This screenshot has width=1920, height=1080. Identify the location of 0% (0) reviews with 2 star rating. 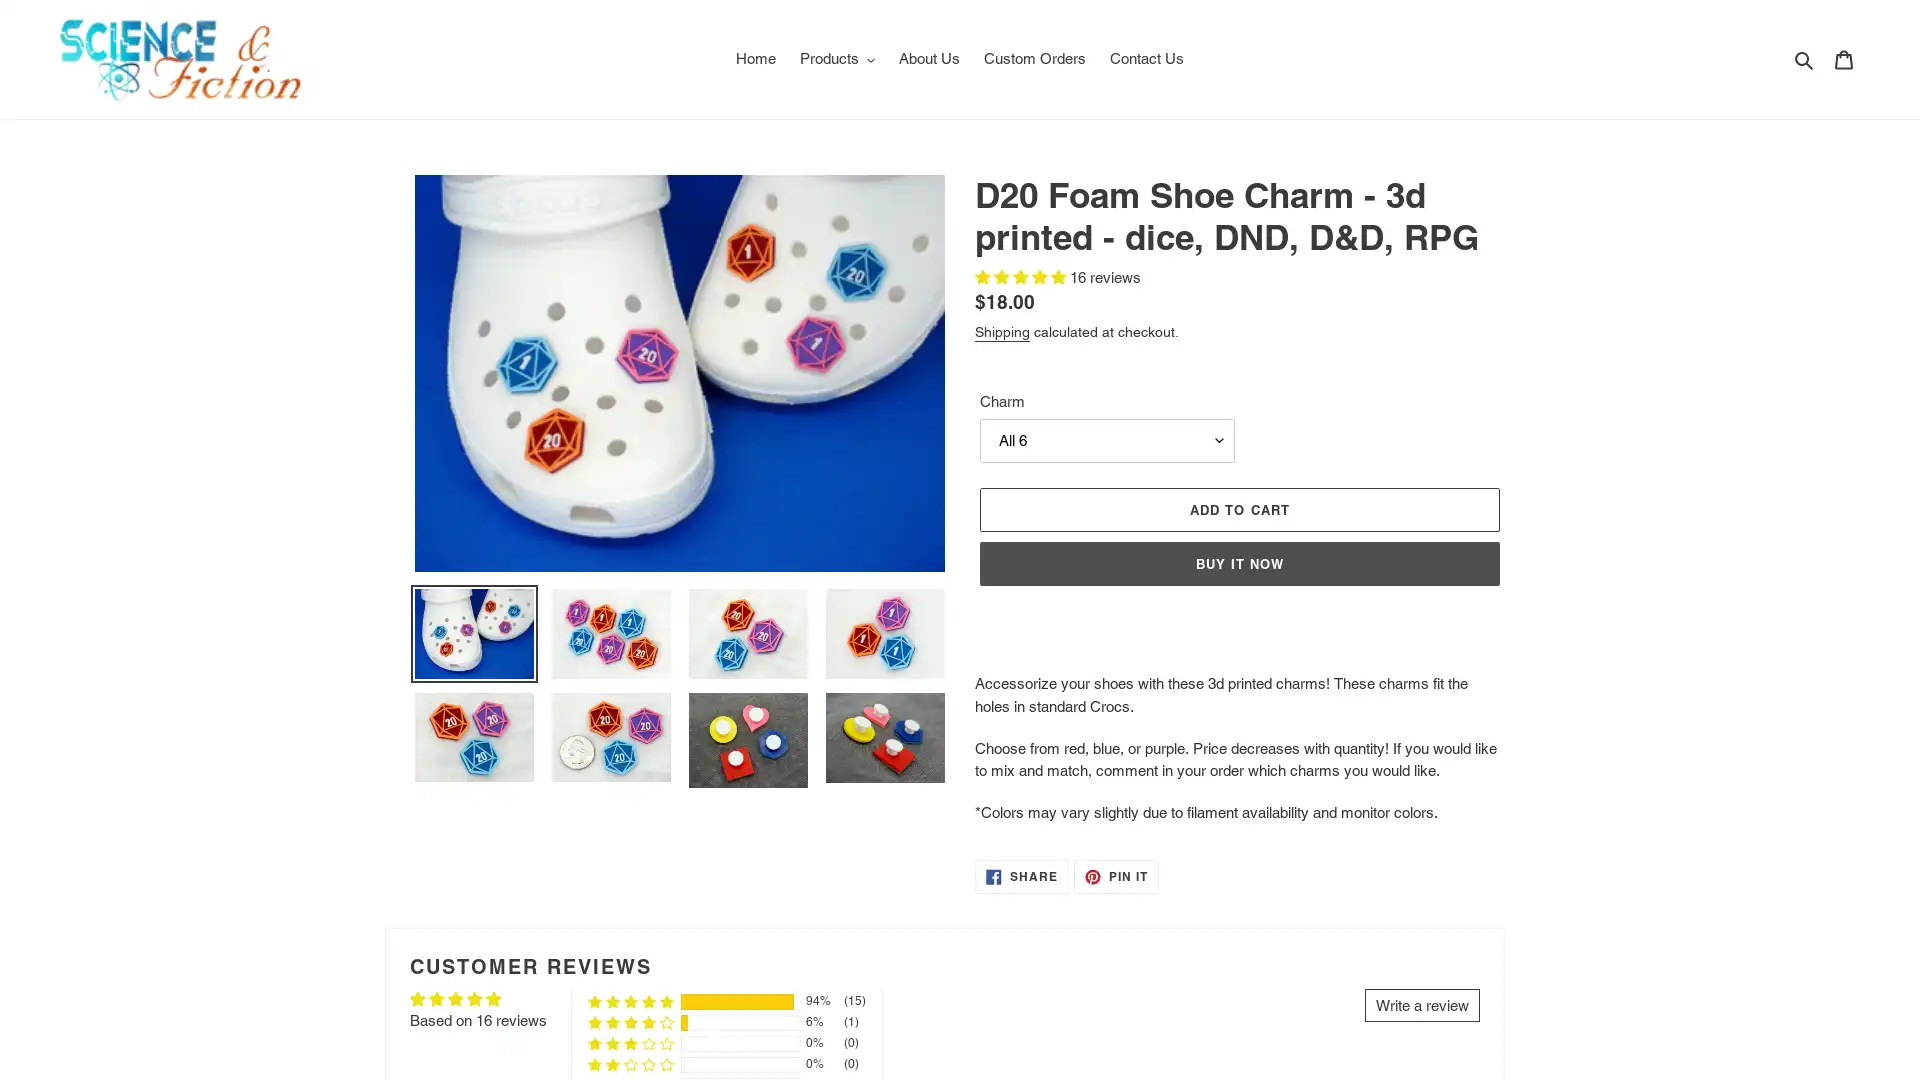
(629, 1063).